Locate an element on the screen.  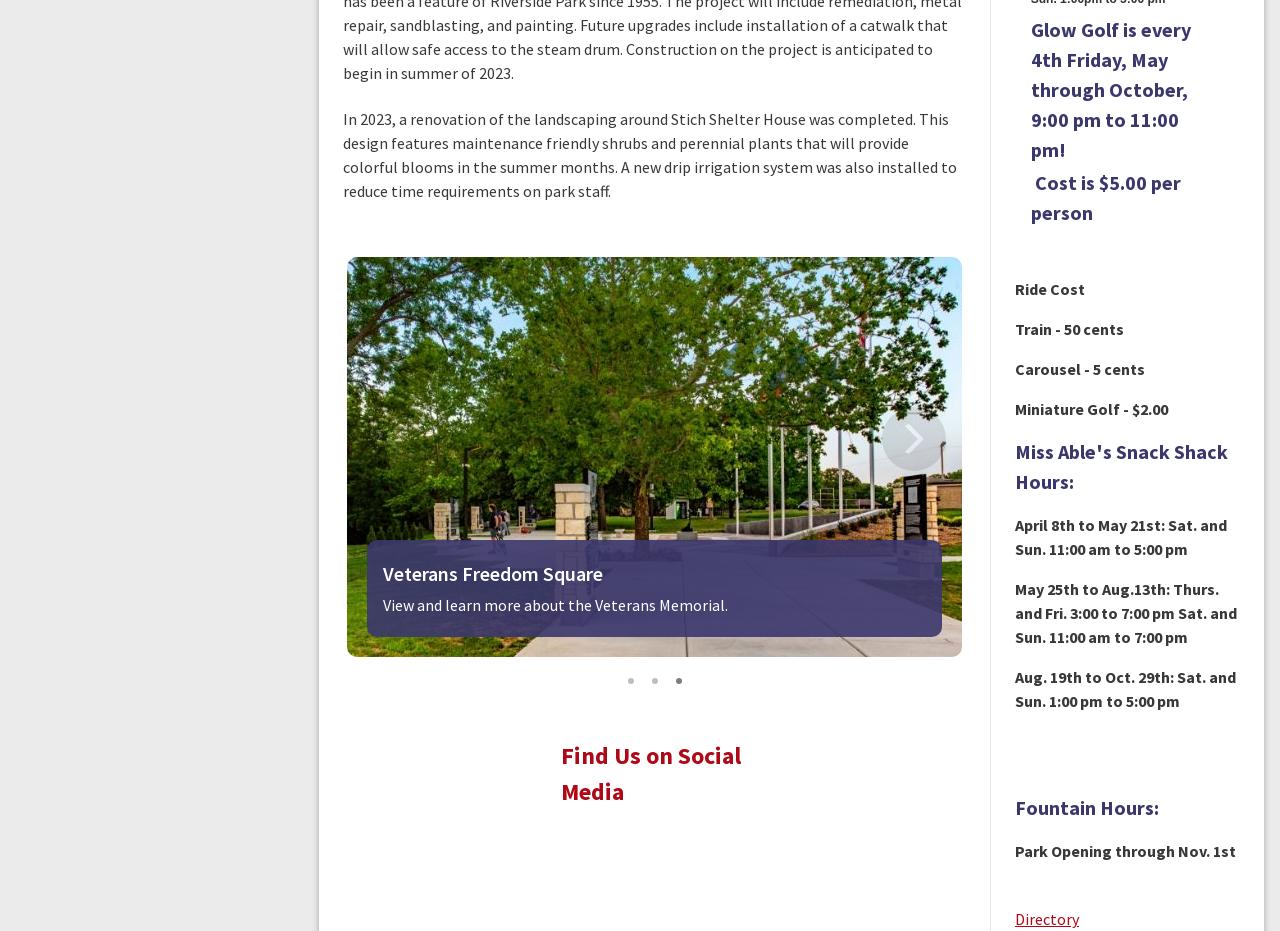
'2' is located at coordinates (678, 680).